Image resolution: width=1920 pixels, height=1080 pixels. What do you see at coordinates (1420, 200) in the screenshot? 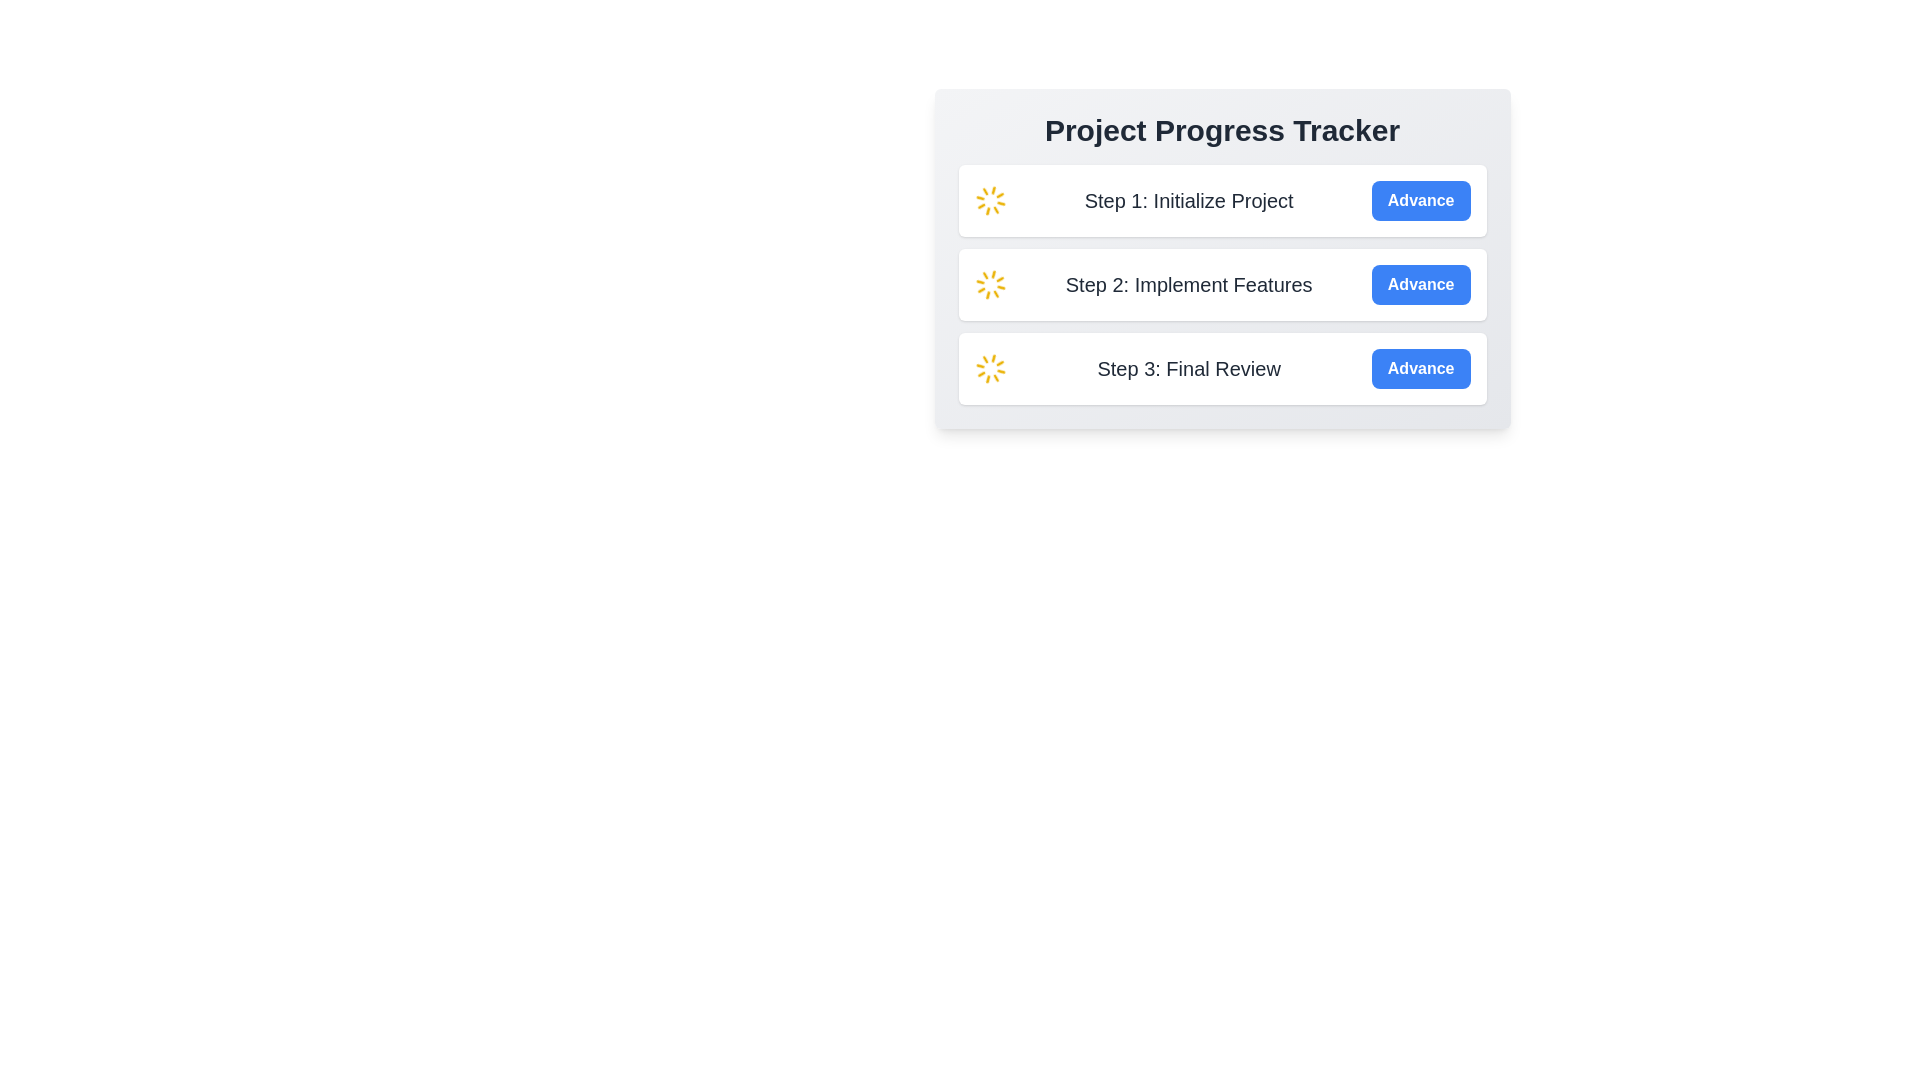
I see `the blue rounded rectangular button labeled 'Advance'` at bounding box center [1420, 200].